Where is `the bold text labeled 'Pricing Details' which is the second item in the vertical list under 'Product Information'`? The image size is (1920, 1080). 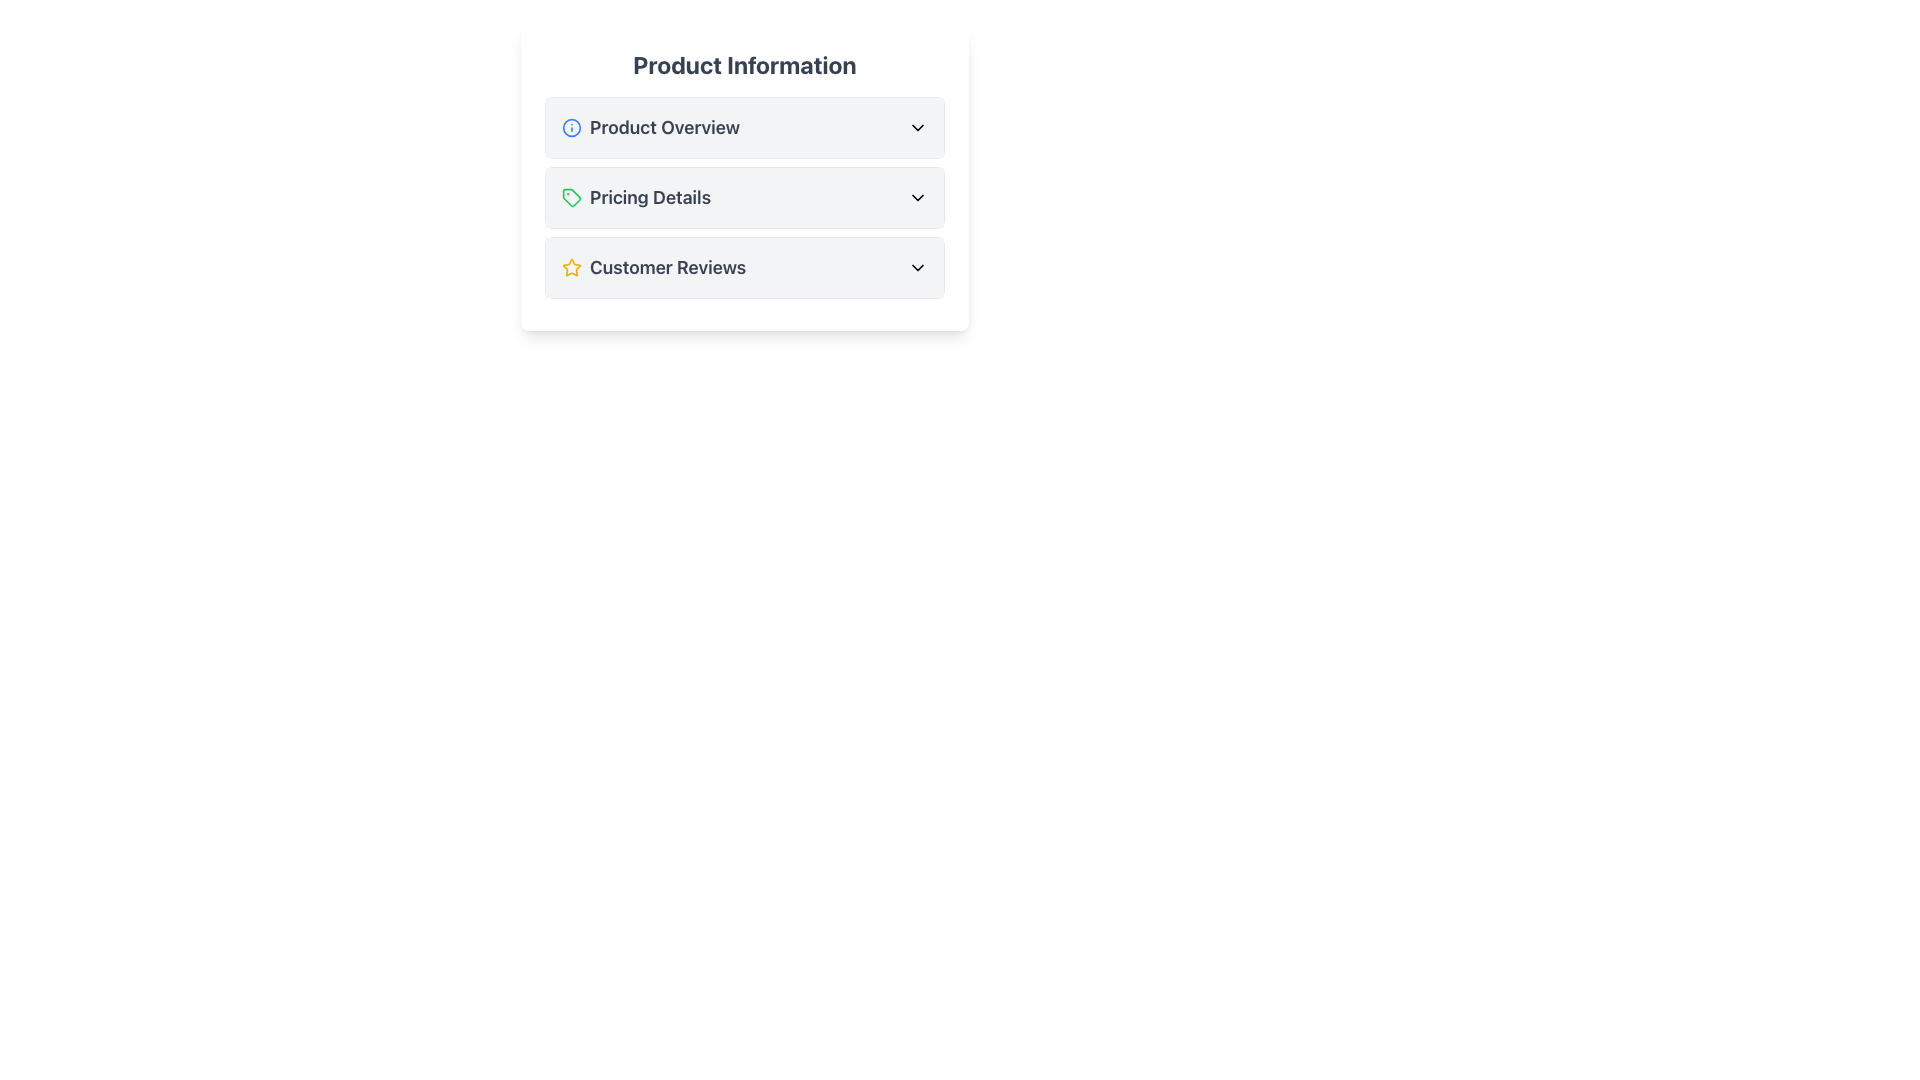
the bold text labeled 'Pricing Details' which is the second item in the vertical list under 'Product Information' is located at coordinates (650, 197).